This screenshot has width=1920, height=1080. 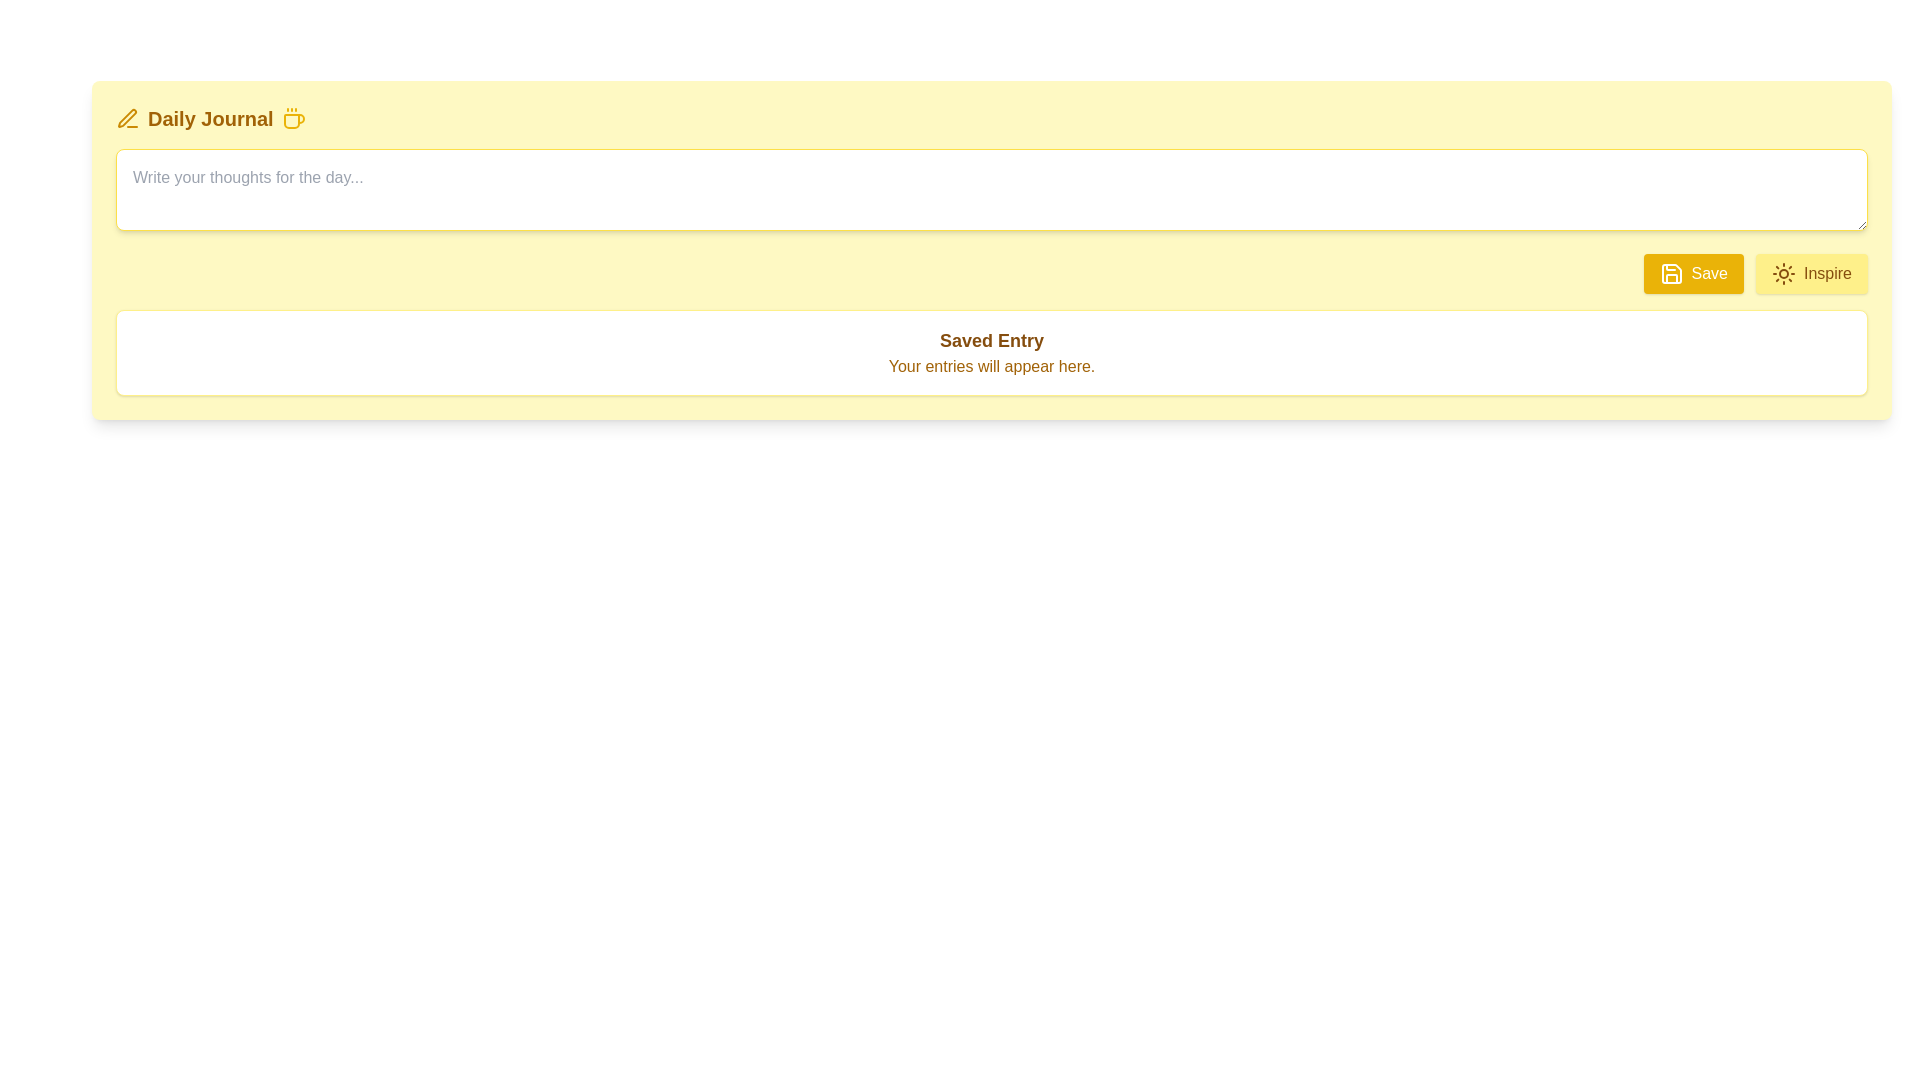 What do you see at coordinates (1811, 273) in the screenshot?
I see `the button labeled 'Inspire' with a yellow background and sun icon` at bounding box center [1811, 273].